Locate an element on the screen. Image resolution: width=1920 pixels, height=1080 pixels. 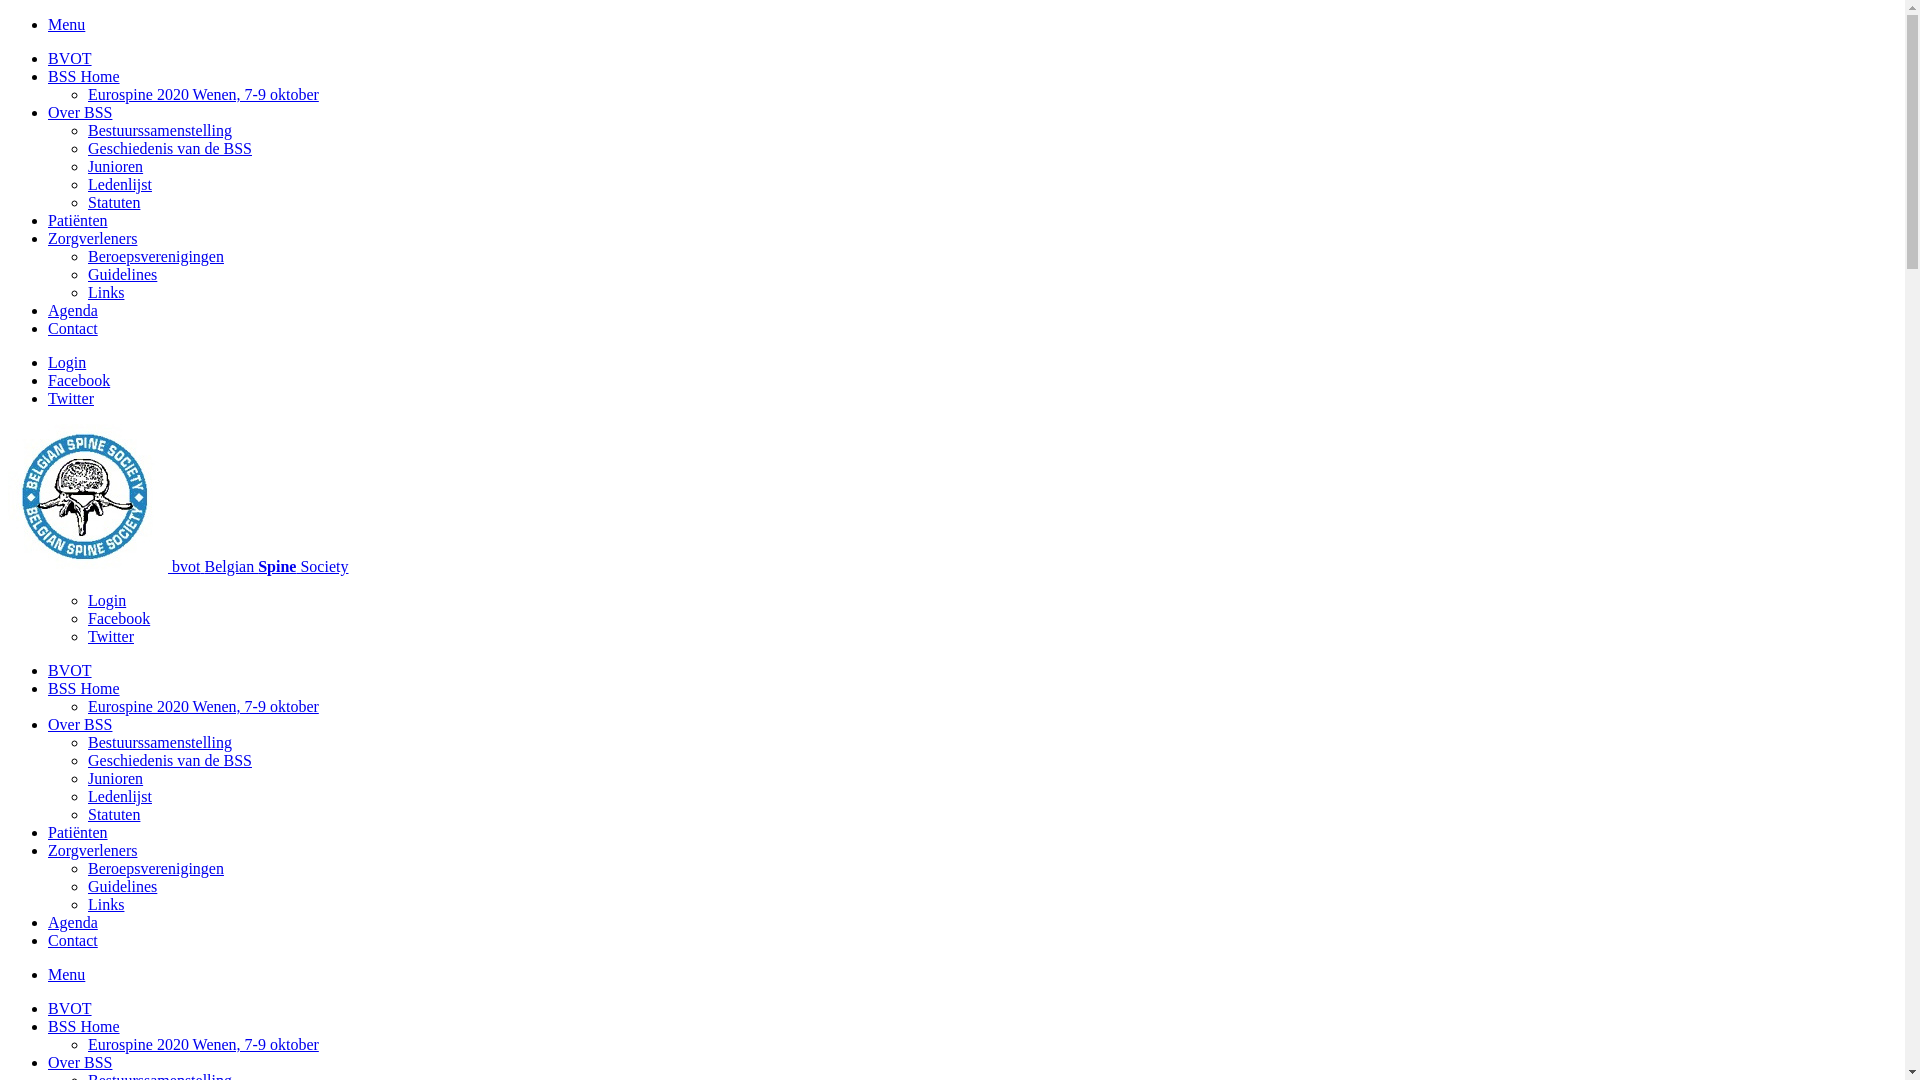
'Login' is located at coordinates (86, 599).